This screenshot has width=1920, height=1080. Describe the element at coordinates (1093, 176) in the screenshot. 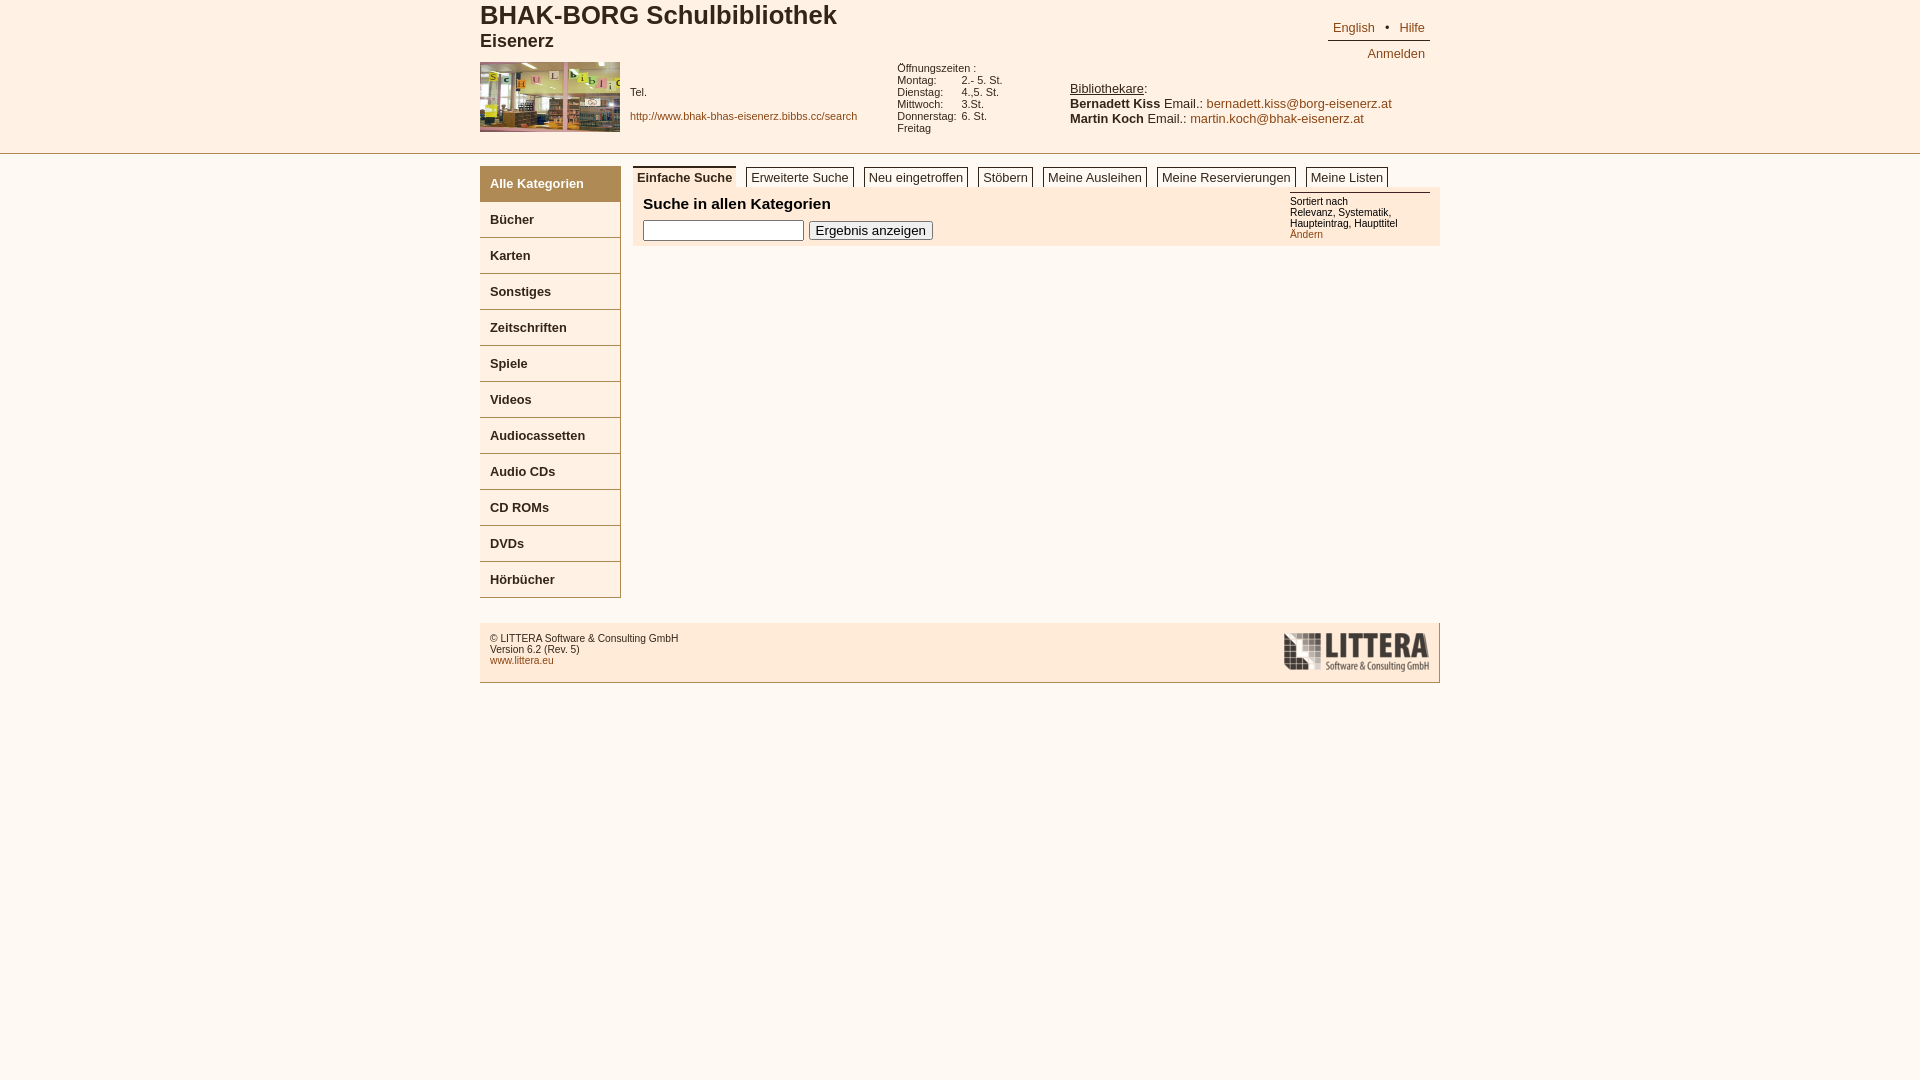

I see `'Meine Ausleihen'` at that location.